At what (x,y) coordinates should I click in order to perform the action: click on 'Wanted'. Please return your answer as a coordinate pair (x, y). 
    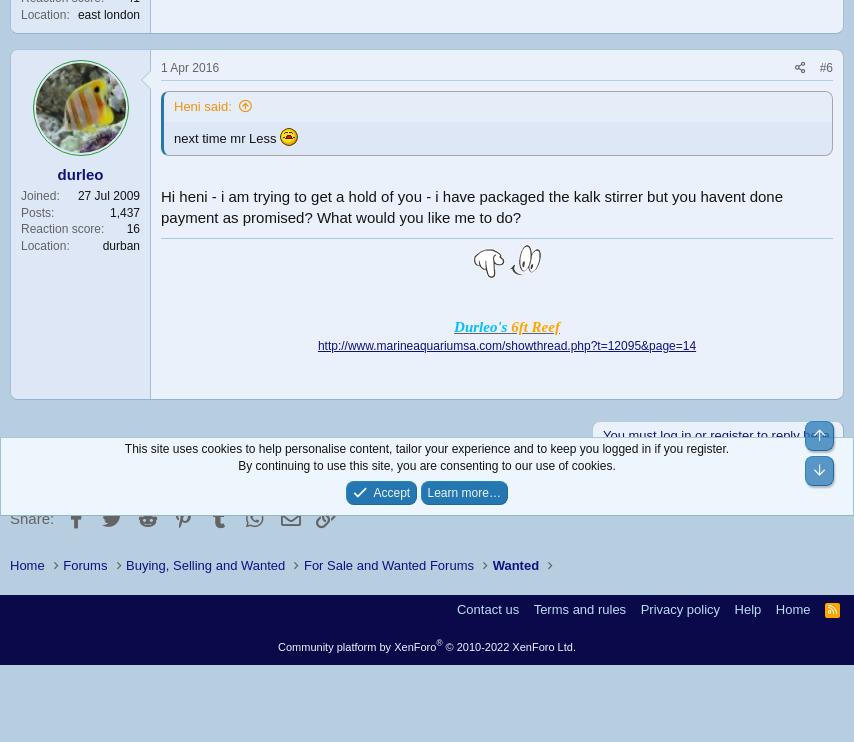
    Looking at the image, I should click on (514, 564).